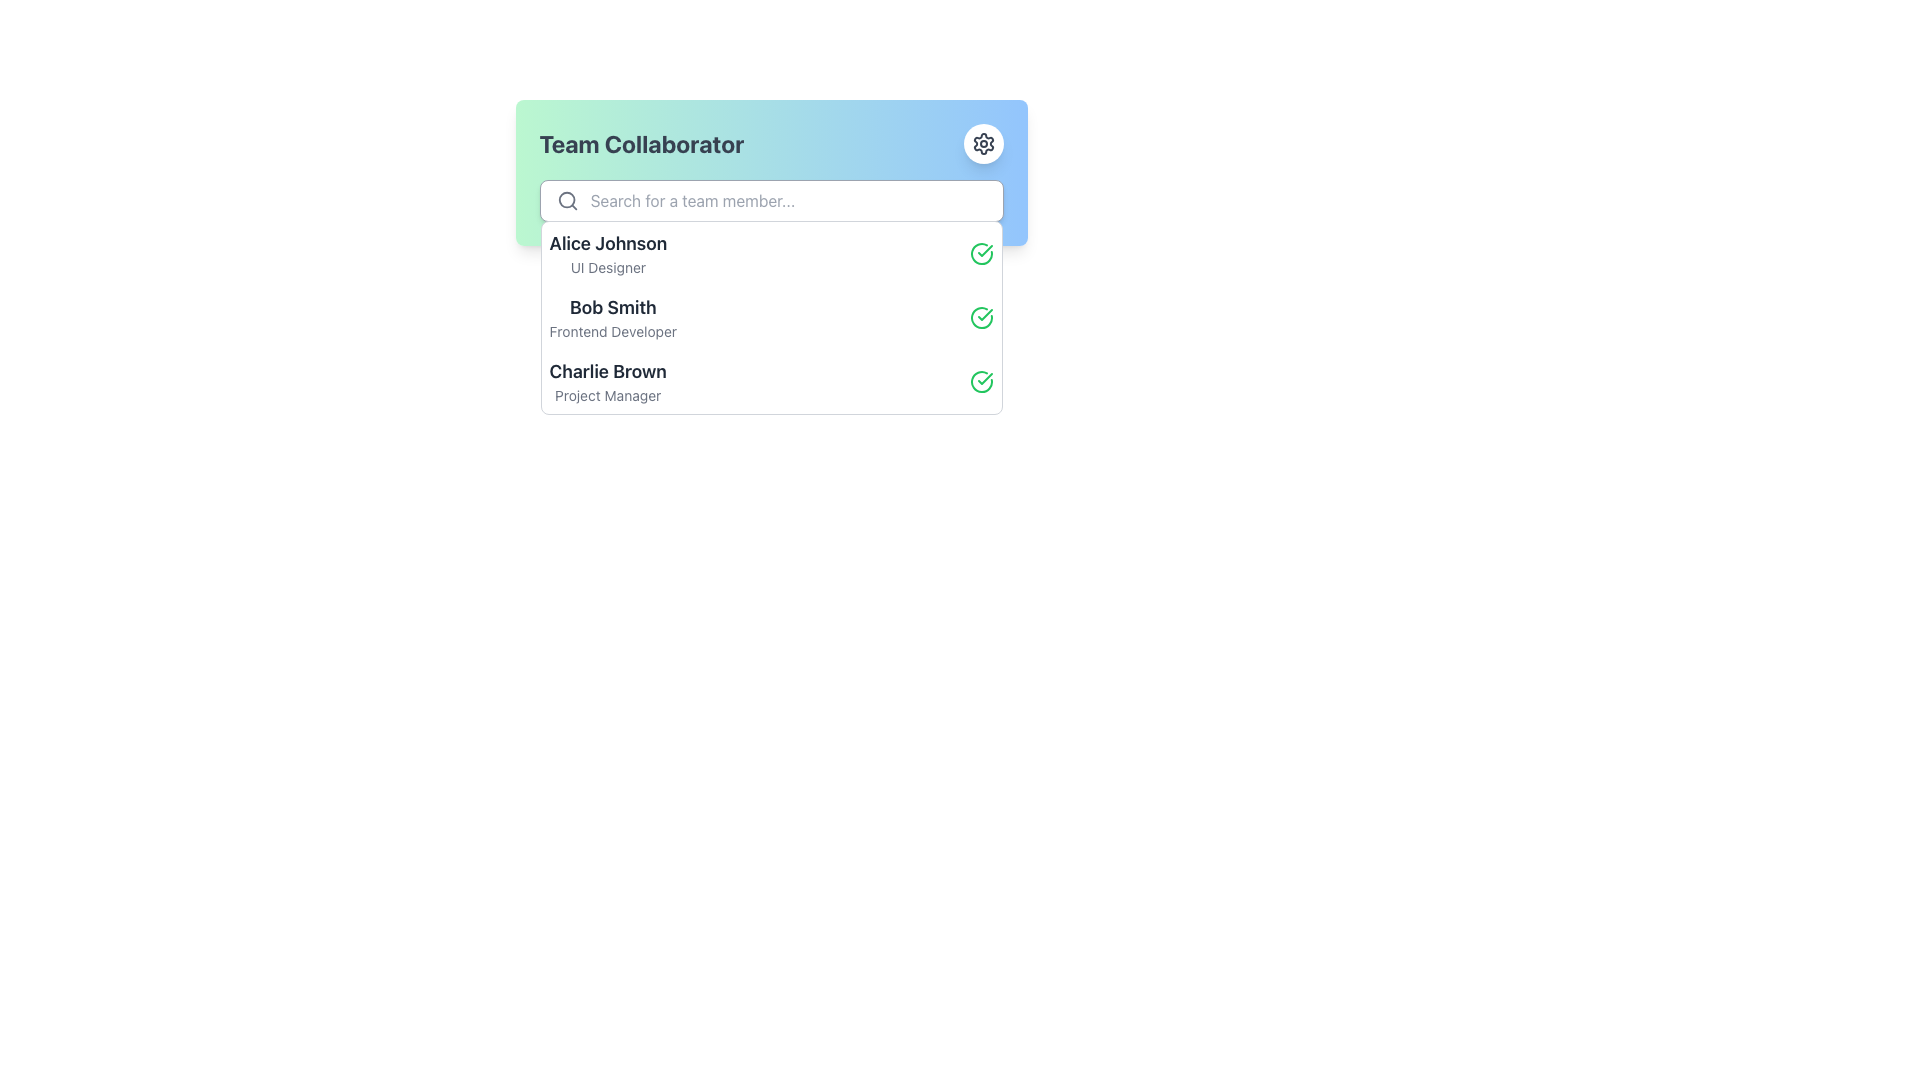 Image resolution: width=1920 pixels, height=1080 pixels. Describe the element at coordinates (612, 316) in the screenshot. I see `the contact information field displaying the team member's name and role, located in the second position under the list title 'Team Collaborator'` at that location.